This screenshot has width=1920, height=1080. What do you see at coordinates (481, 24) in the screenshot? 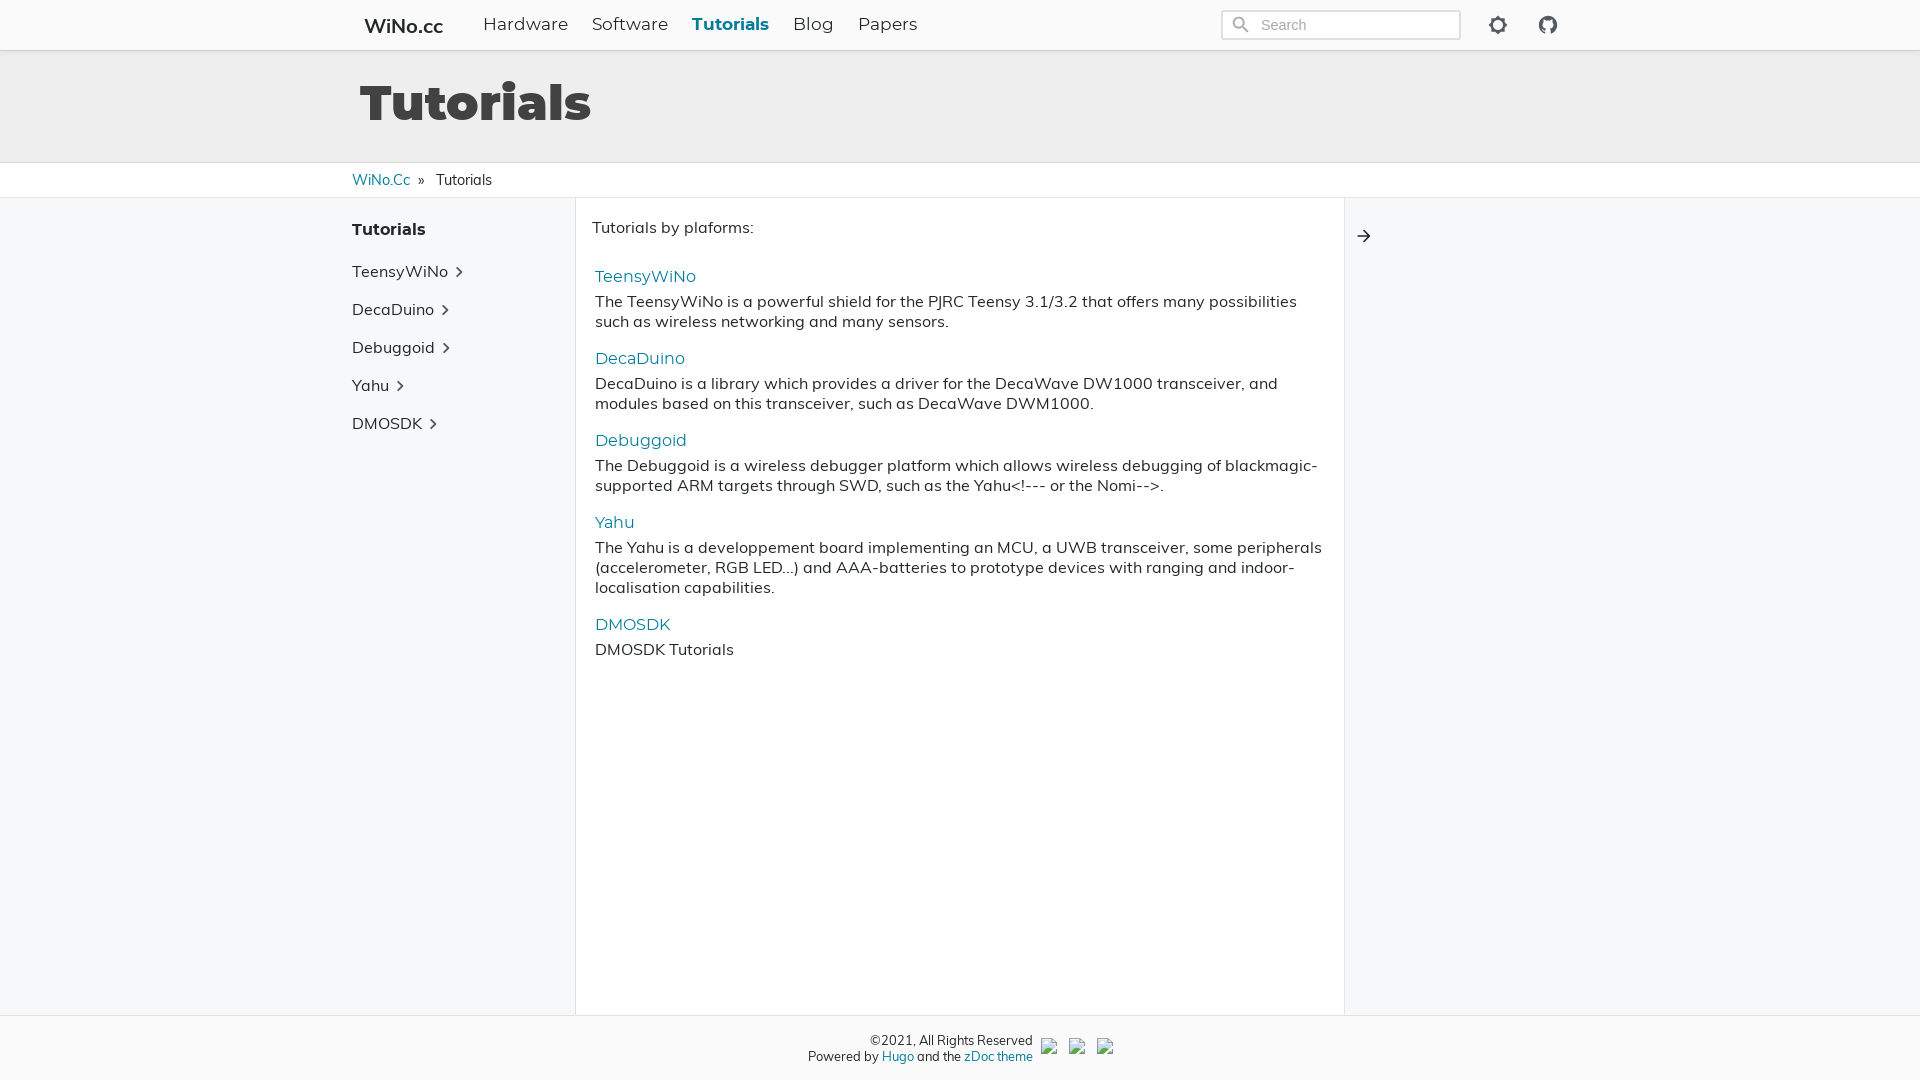
I see `'Hardware'` at bounding box center [481, 24].